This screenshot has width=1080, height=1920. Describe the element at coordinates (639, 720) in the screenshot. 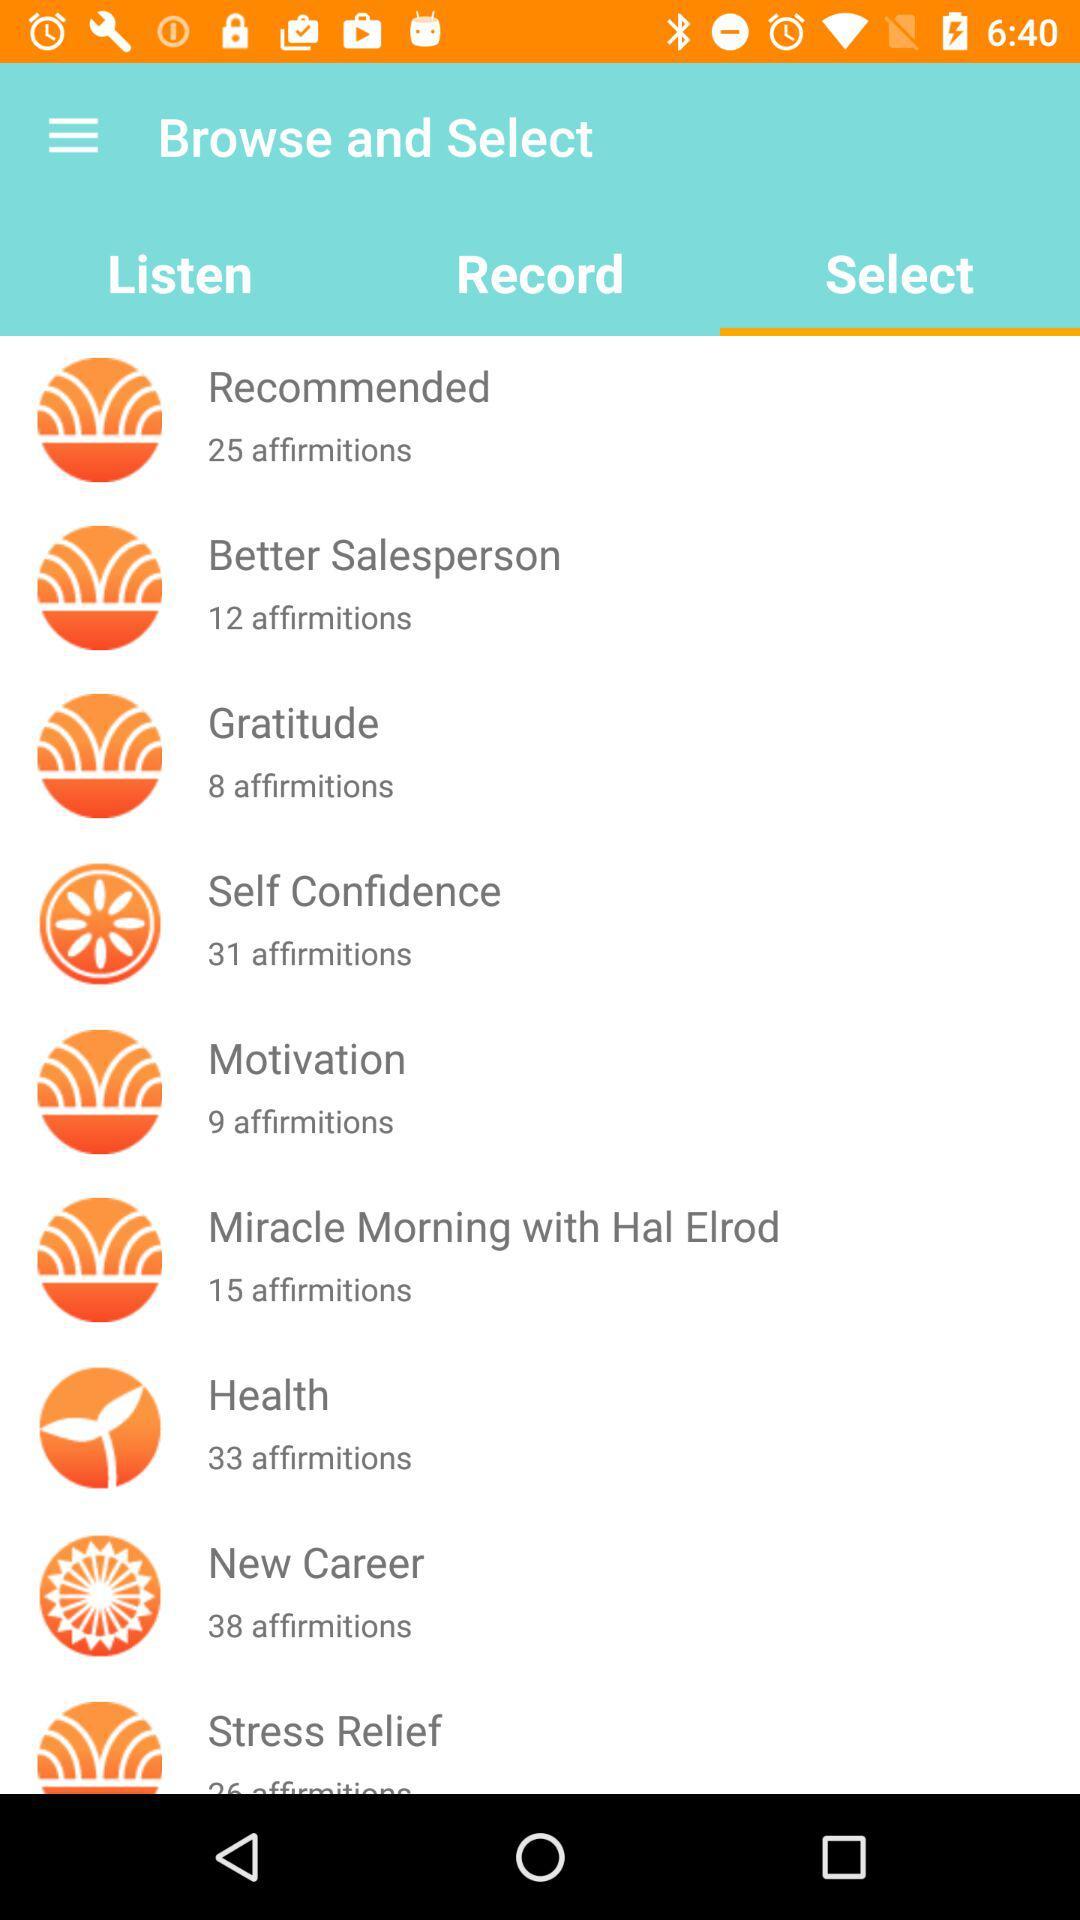

I see `the icon below 12 affirmitions item` at that location.